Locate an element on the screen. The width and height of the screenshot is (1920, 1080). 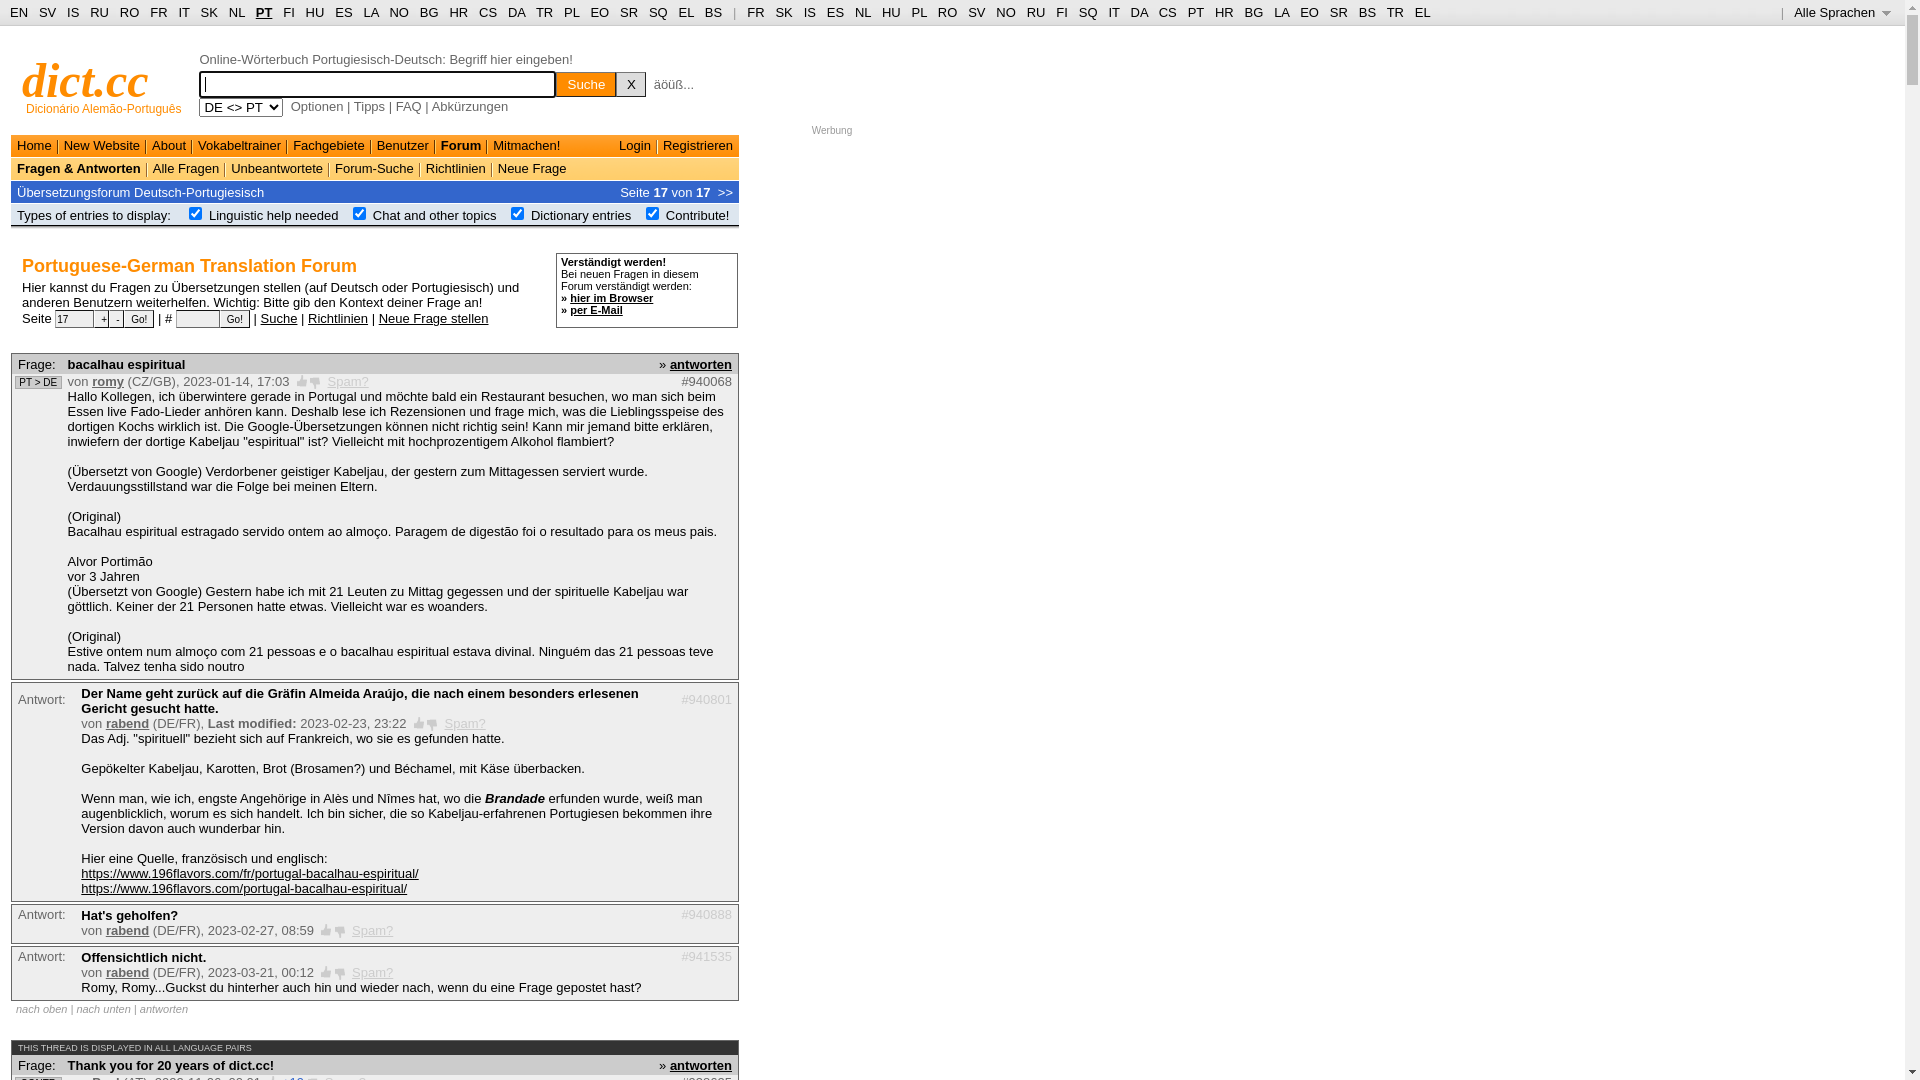
'Mitmachen!' is located at coordinates (526, 144).